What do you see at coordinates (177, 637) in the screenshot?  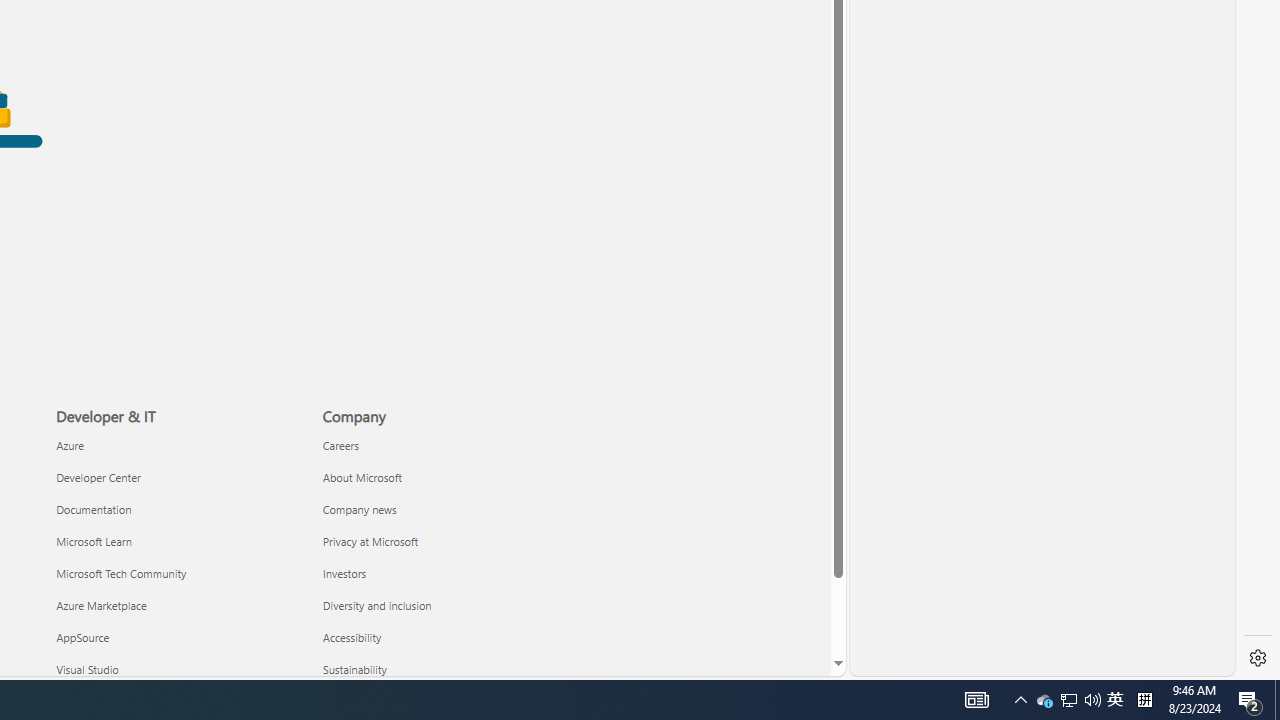 I see `'AppSource'` at bounding box center [177, 637].